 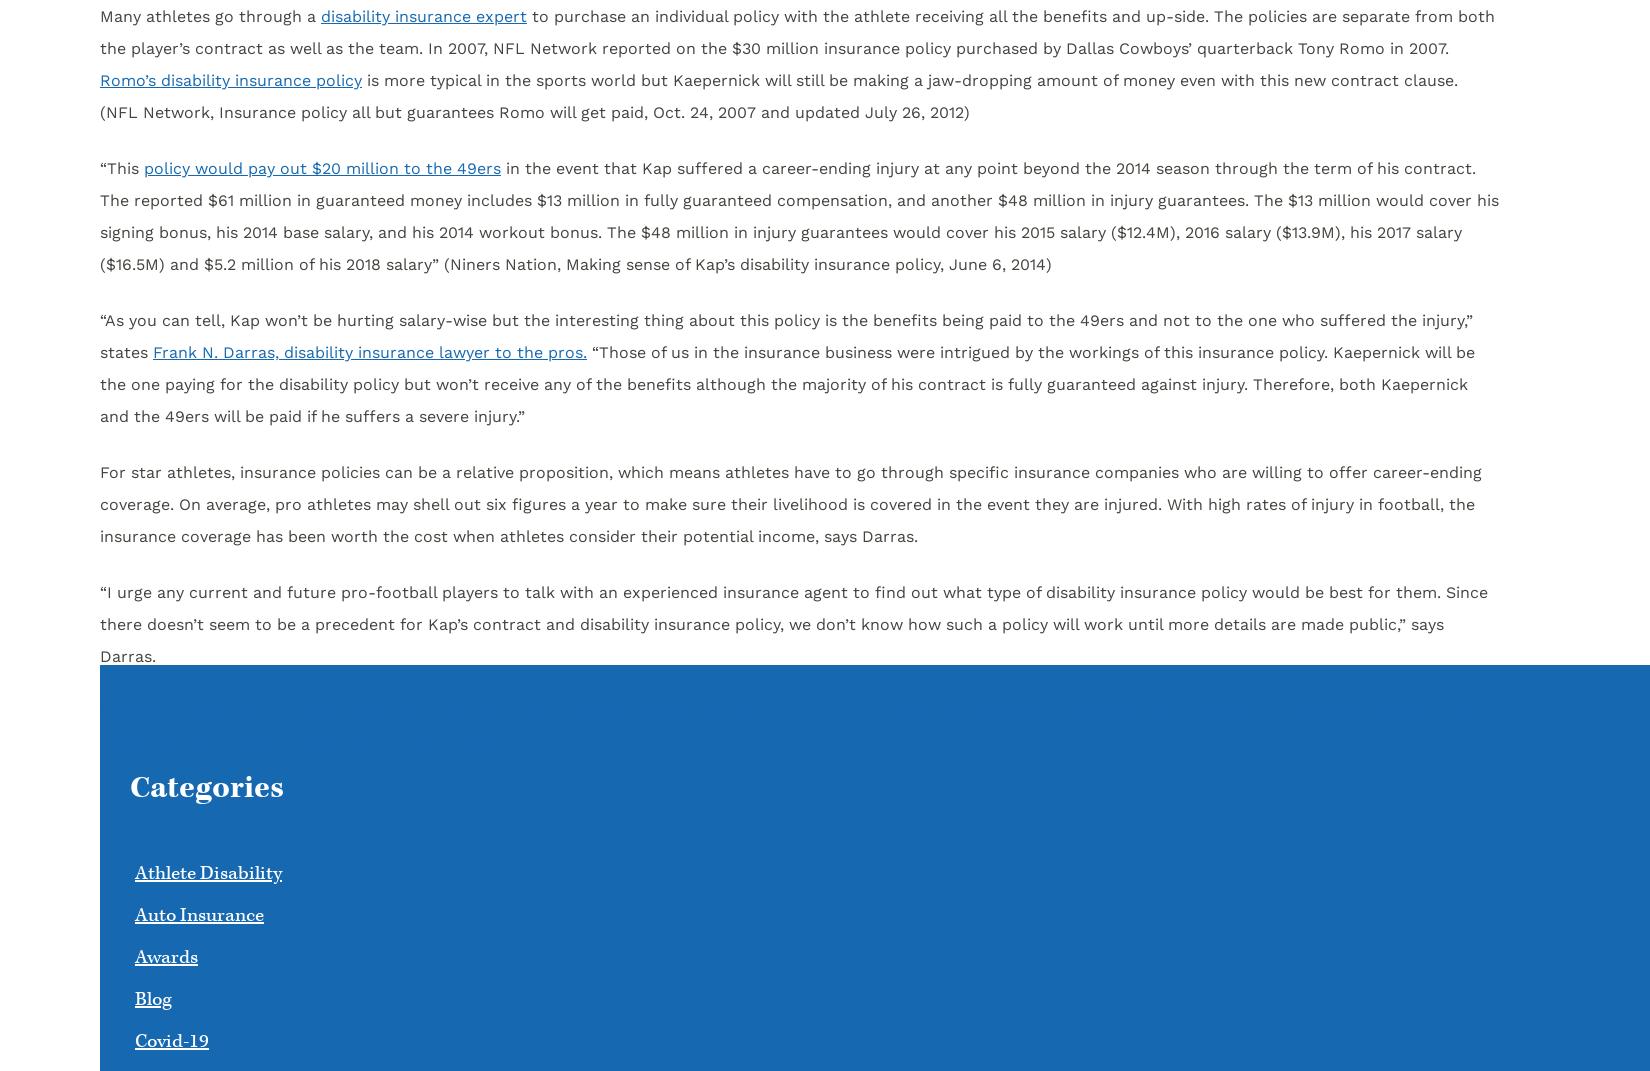 I want to click on 'Blog', so click(x=134, y=999).